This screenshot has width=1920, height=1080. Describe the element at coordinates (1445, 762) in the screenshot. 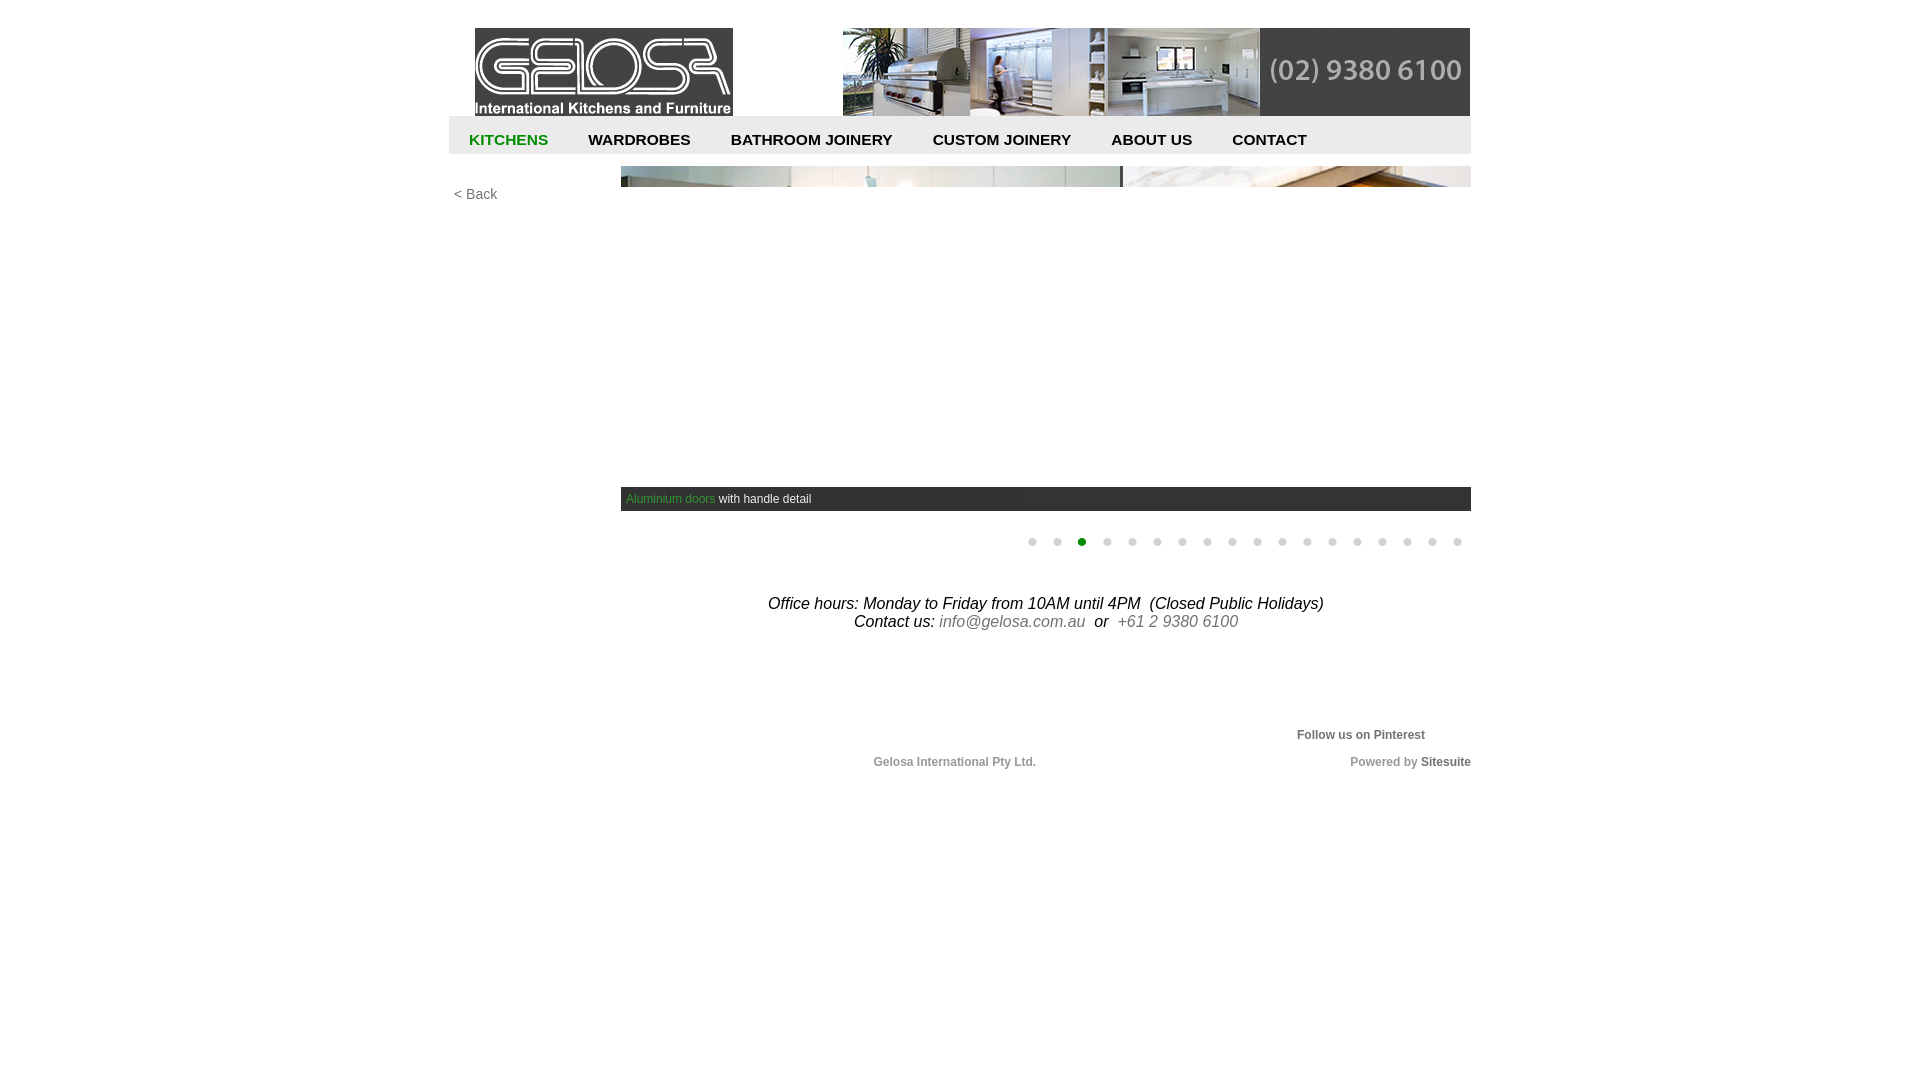

I see `'Sitesuite'` at that location.